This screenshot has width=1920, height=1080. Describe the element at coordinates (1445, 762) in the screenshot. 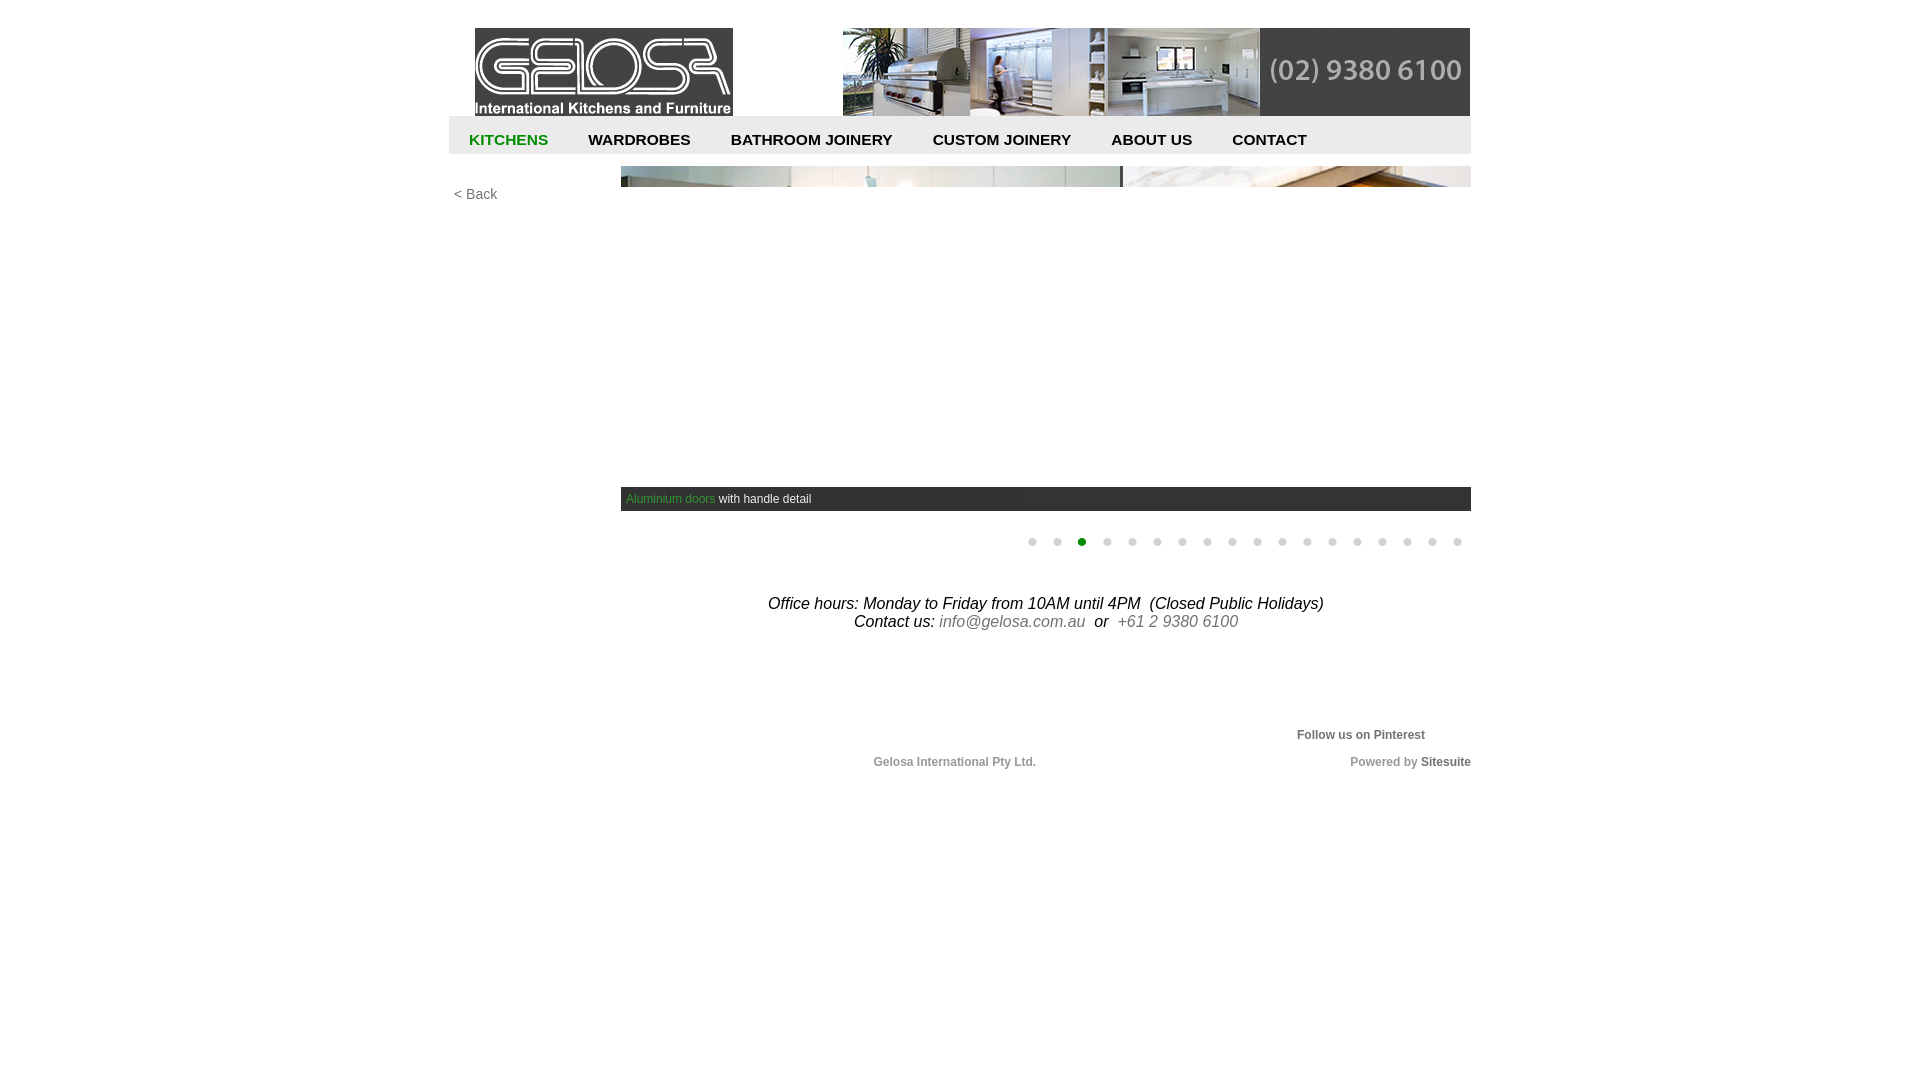

I see `'Sitesuite'` at that location.